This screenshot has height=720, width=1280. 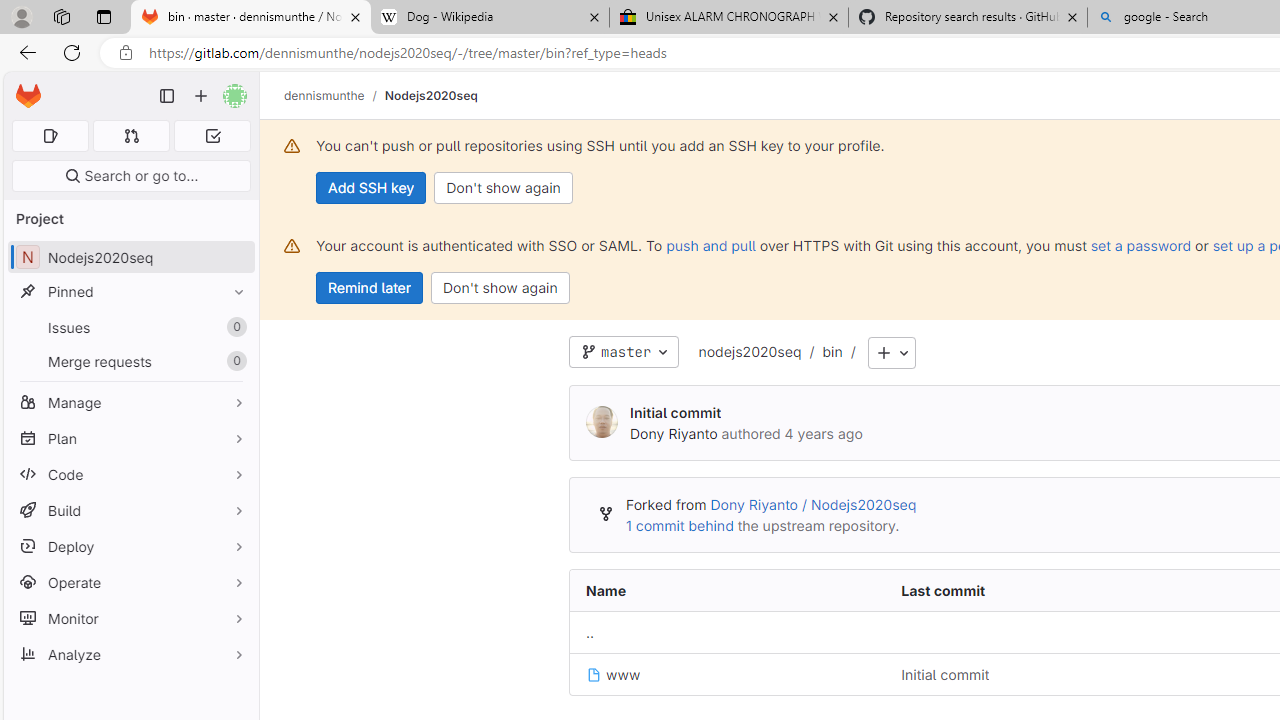 I want to click on 'Manage', so click(x=130, y=402).